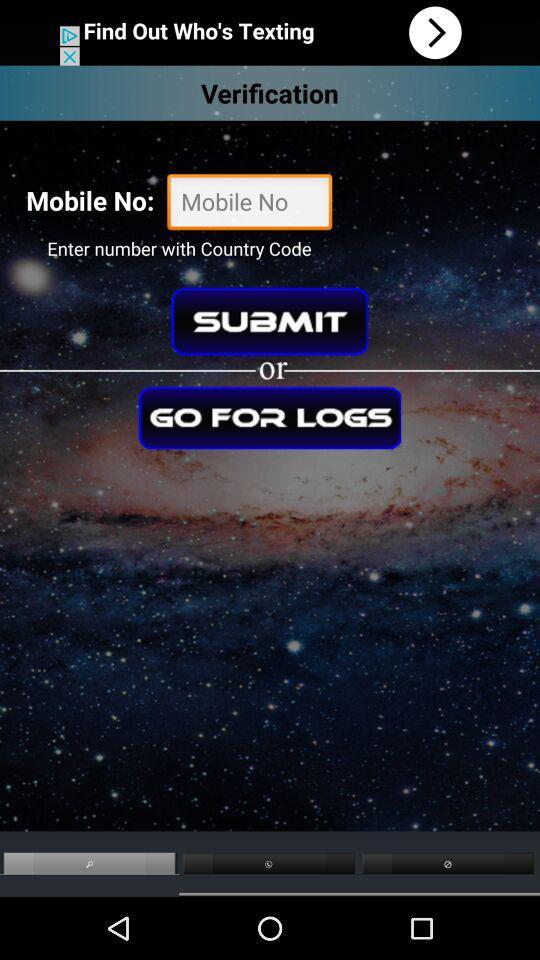  What do you see at coordinates (249, 204) in the screenshot?
I see `mobile no` at bounding box center [249, 204].